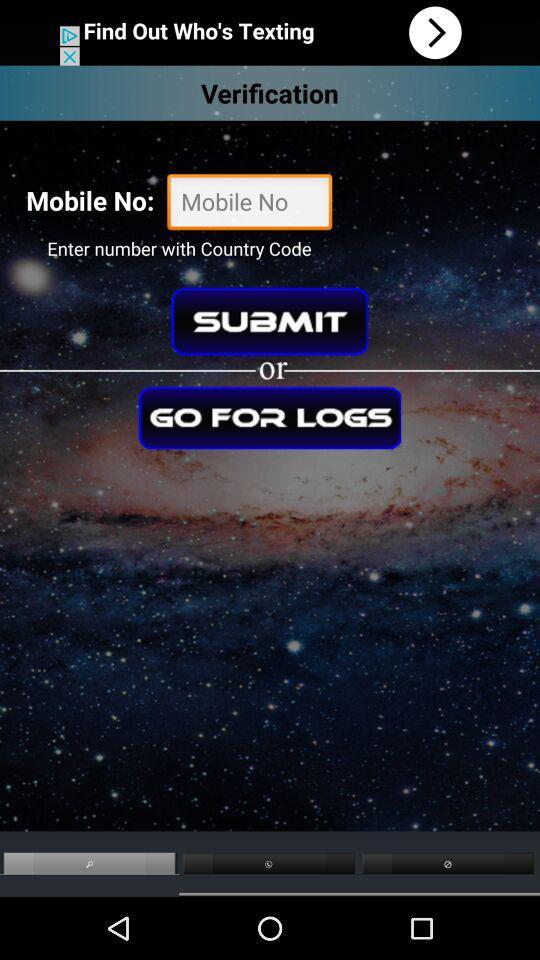  What do you see at coordinates (249, 204) in the screenshot?
I see `mobile no` at bounding box center [249, 204].